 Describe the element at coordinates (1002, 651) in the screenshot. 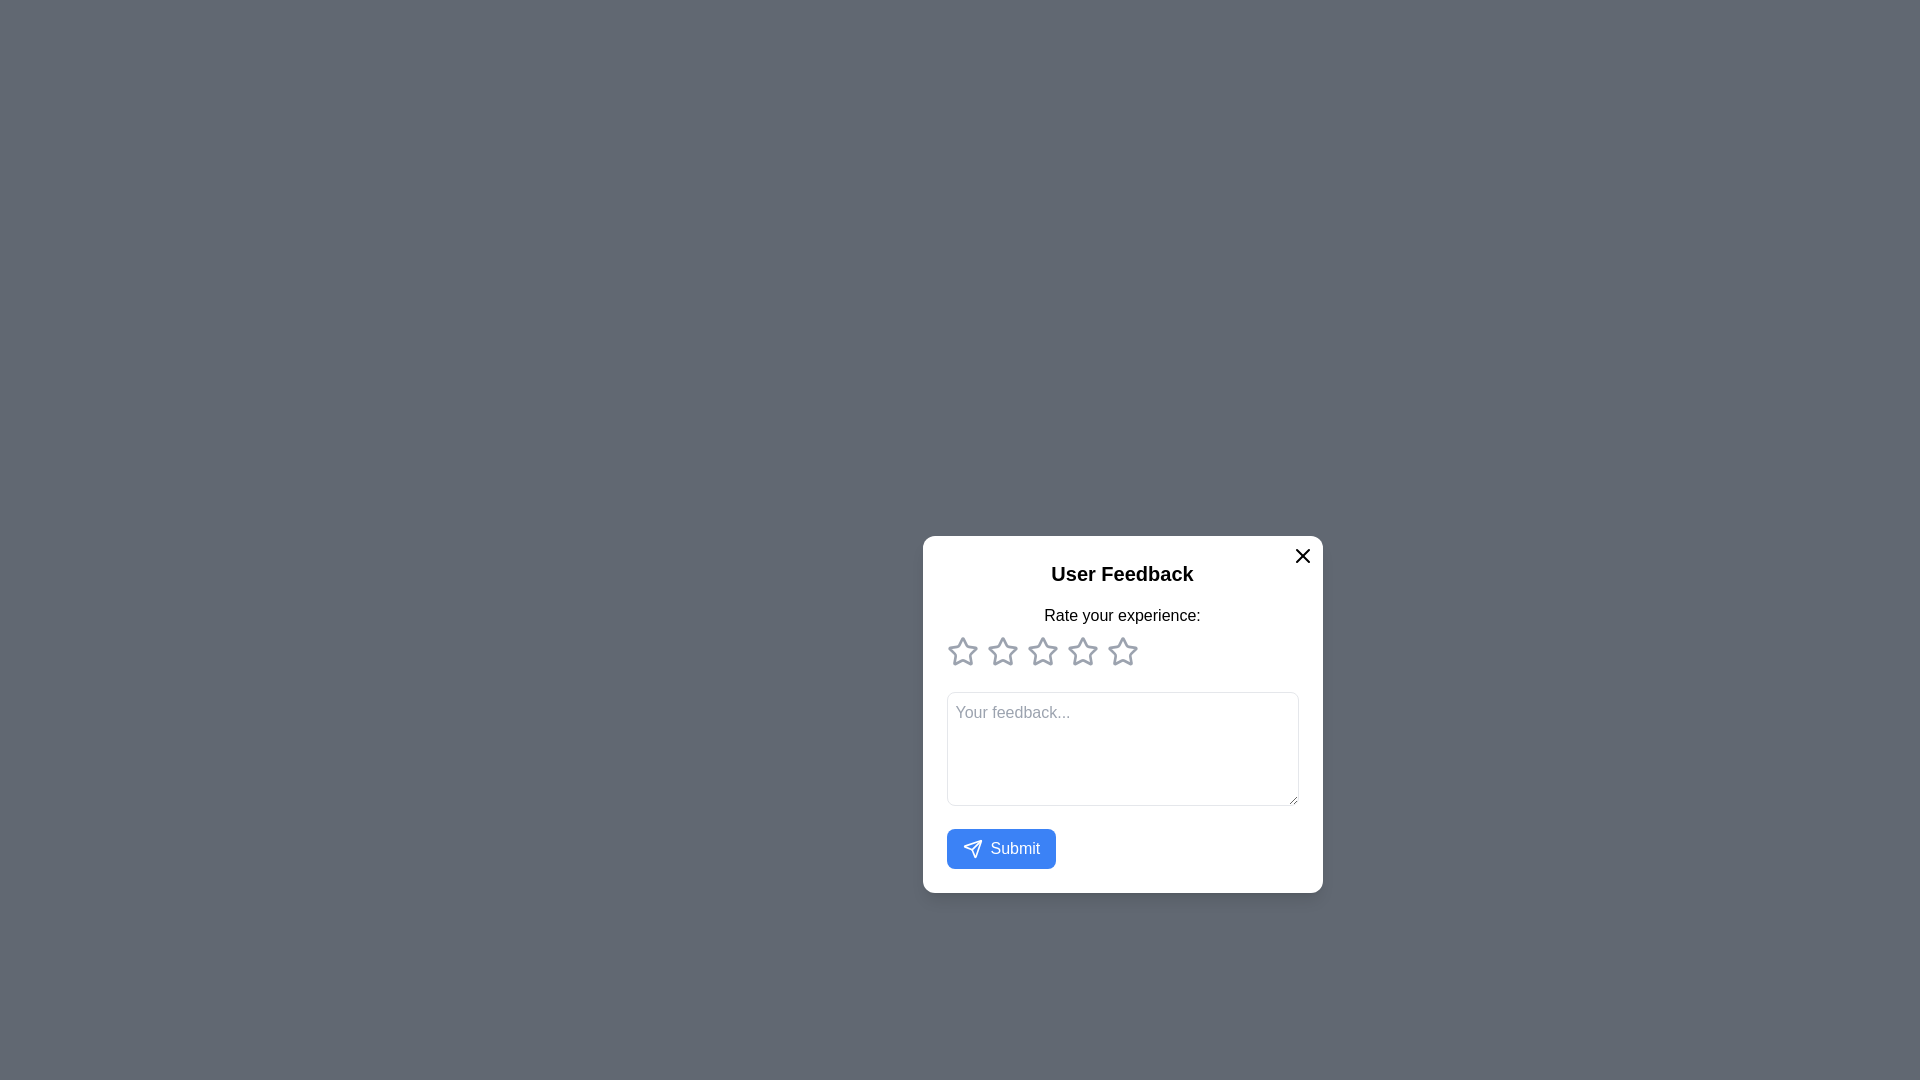

I see `the second star icon in the horizontal sequence of five, which is styled with a gray outline` at that location.